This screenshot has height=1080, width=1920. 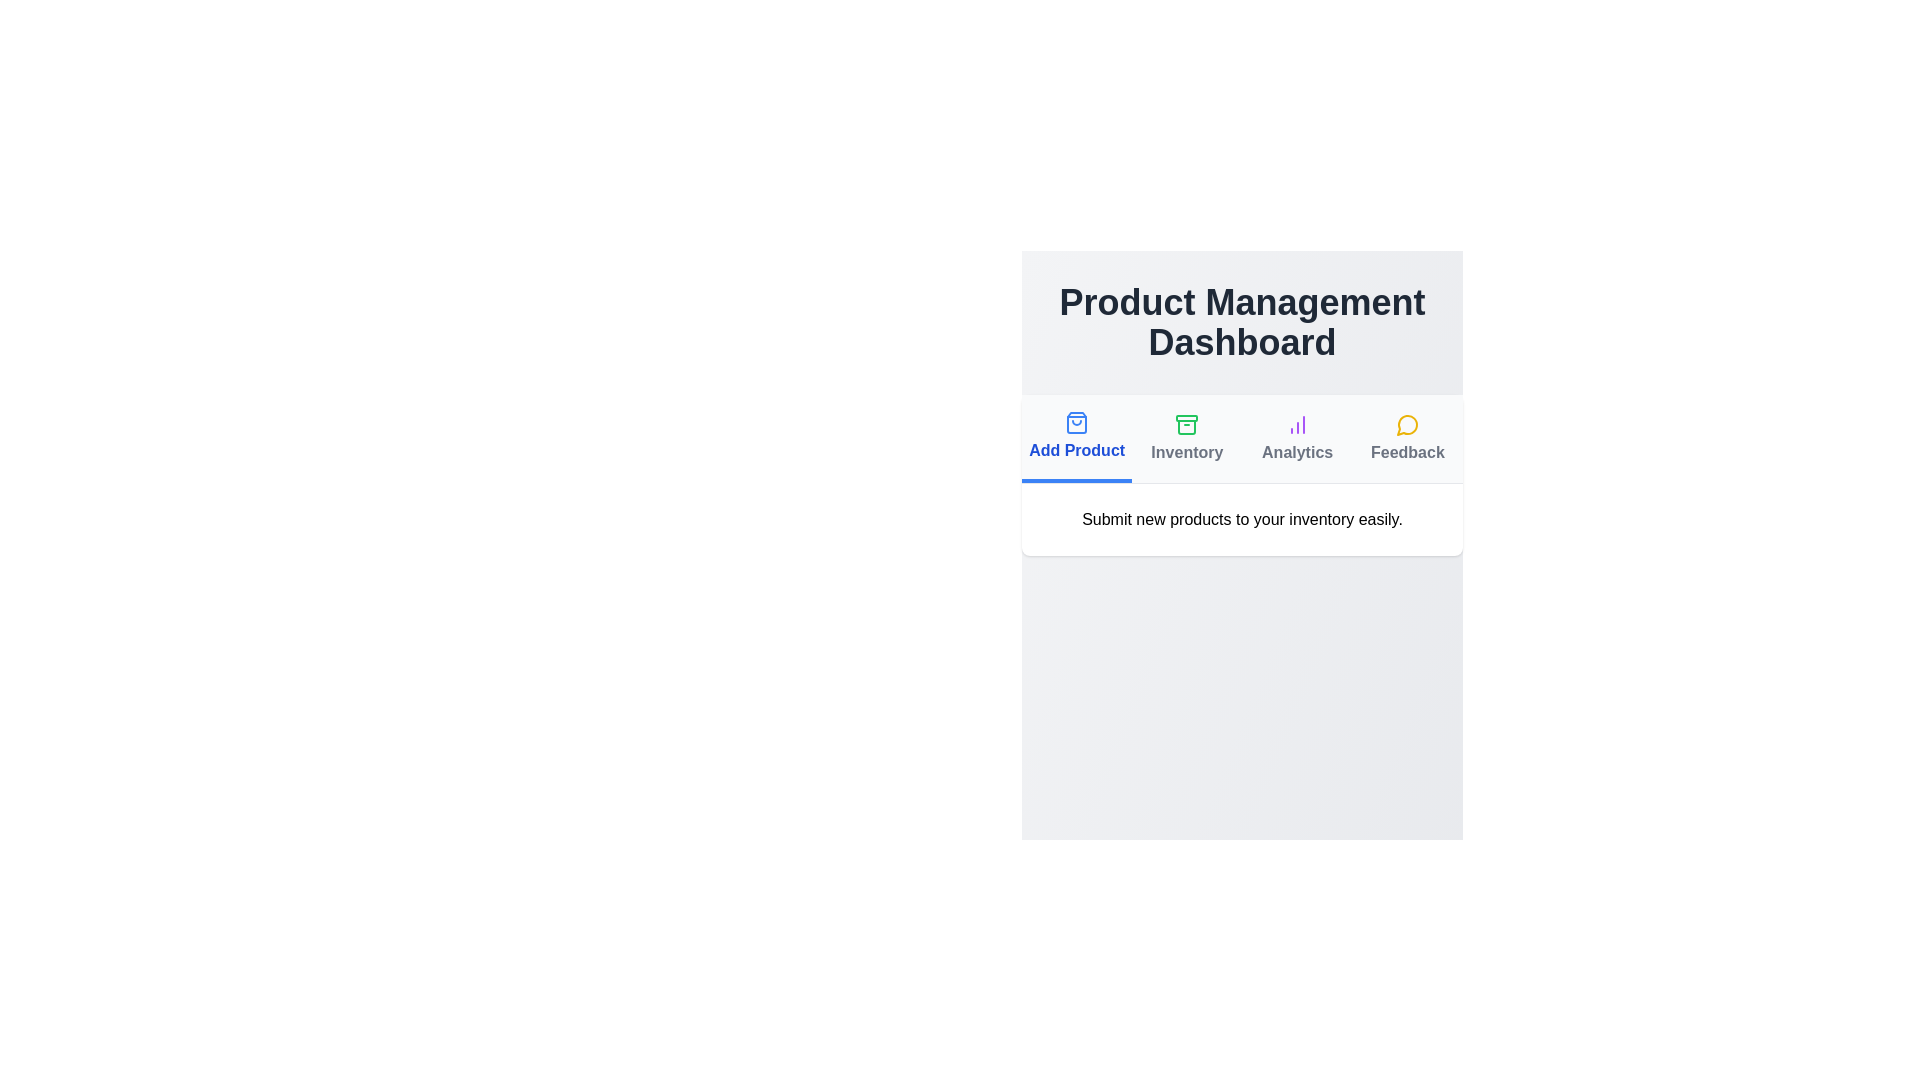 What do you see at coordinates (1241, 322) in the screenshot?
I see `the text header 'Product Management Dashboard' which is bold and prominently styled, located at the top center of the interface` at bounding box center [1241, 322].